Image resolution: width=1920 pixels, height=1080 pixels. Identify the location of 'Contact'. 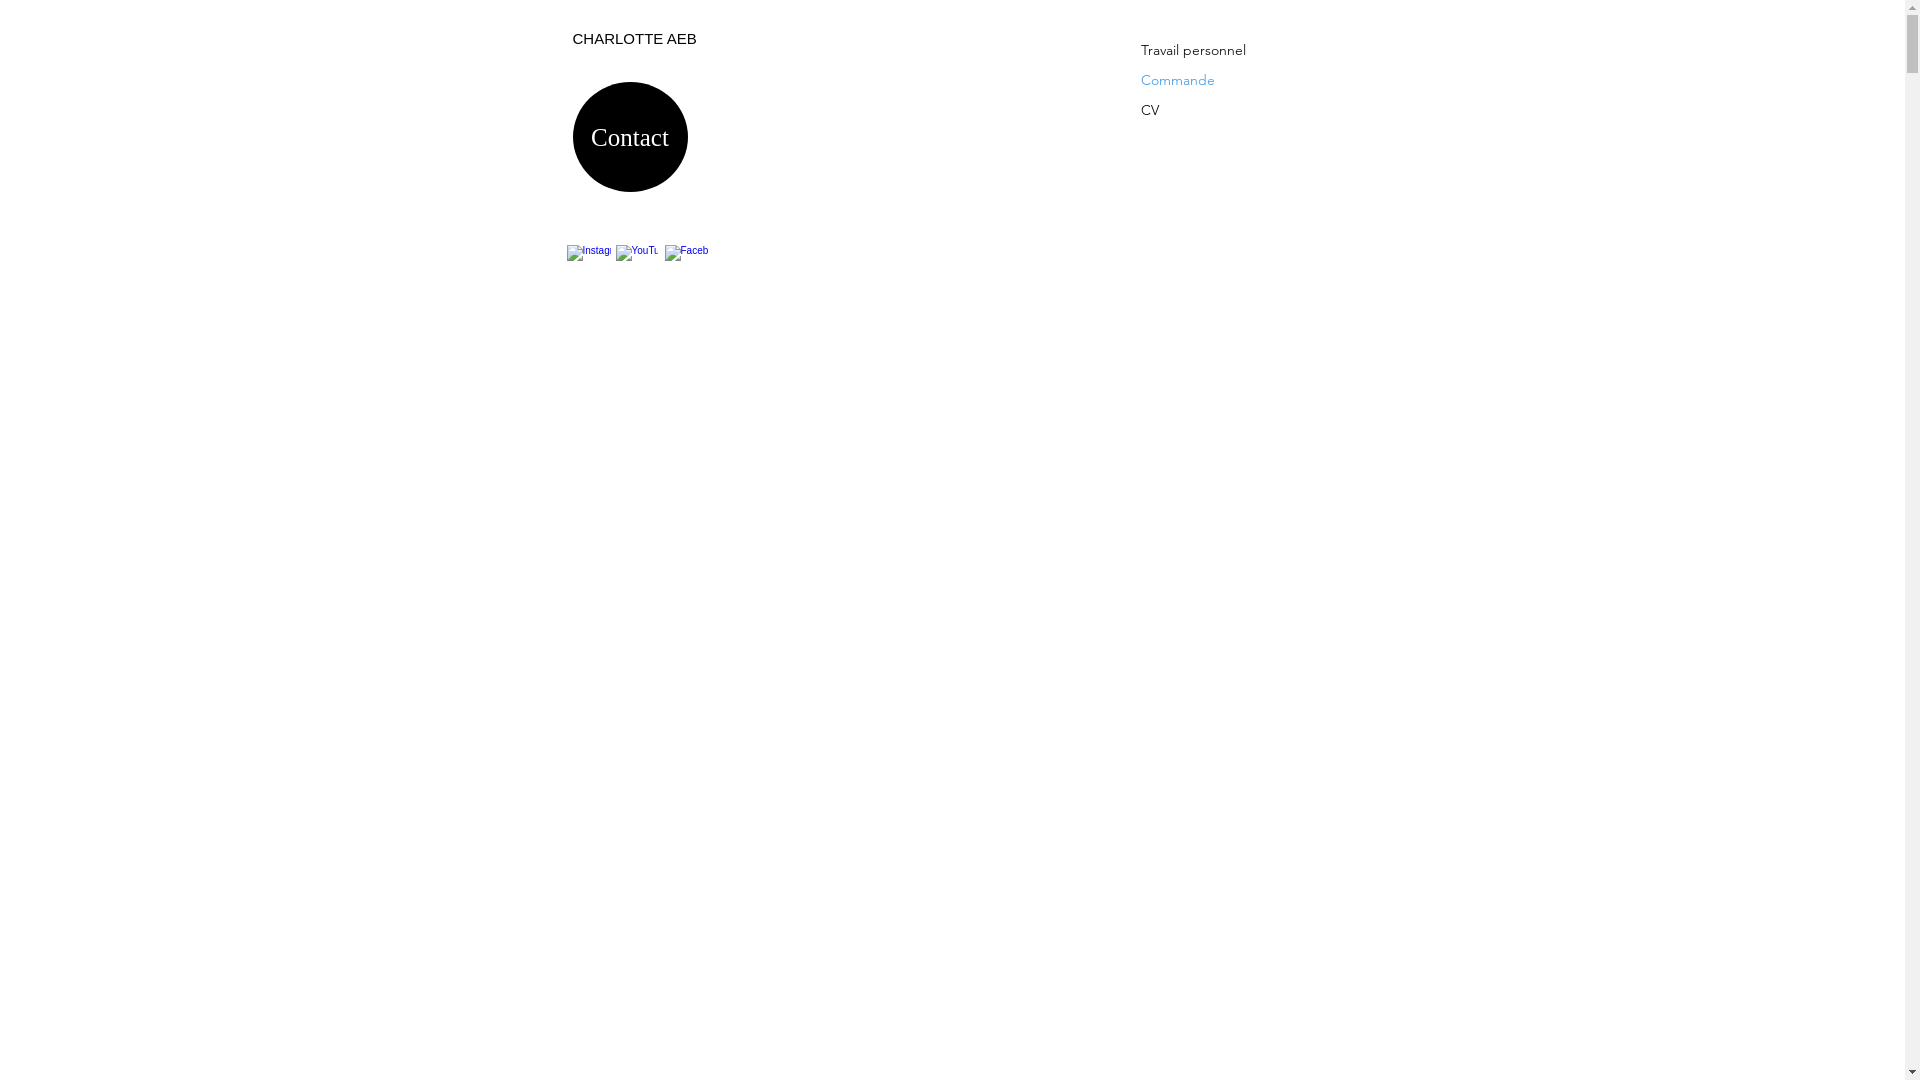
(628, 136).